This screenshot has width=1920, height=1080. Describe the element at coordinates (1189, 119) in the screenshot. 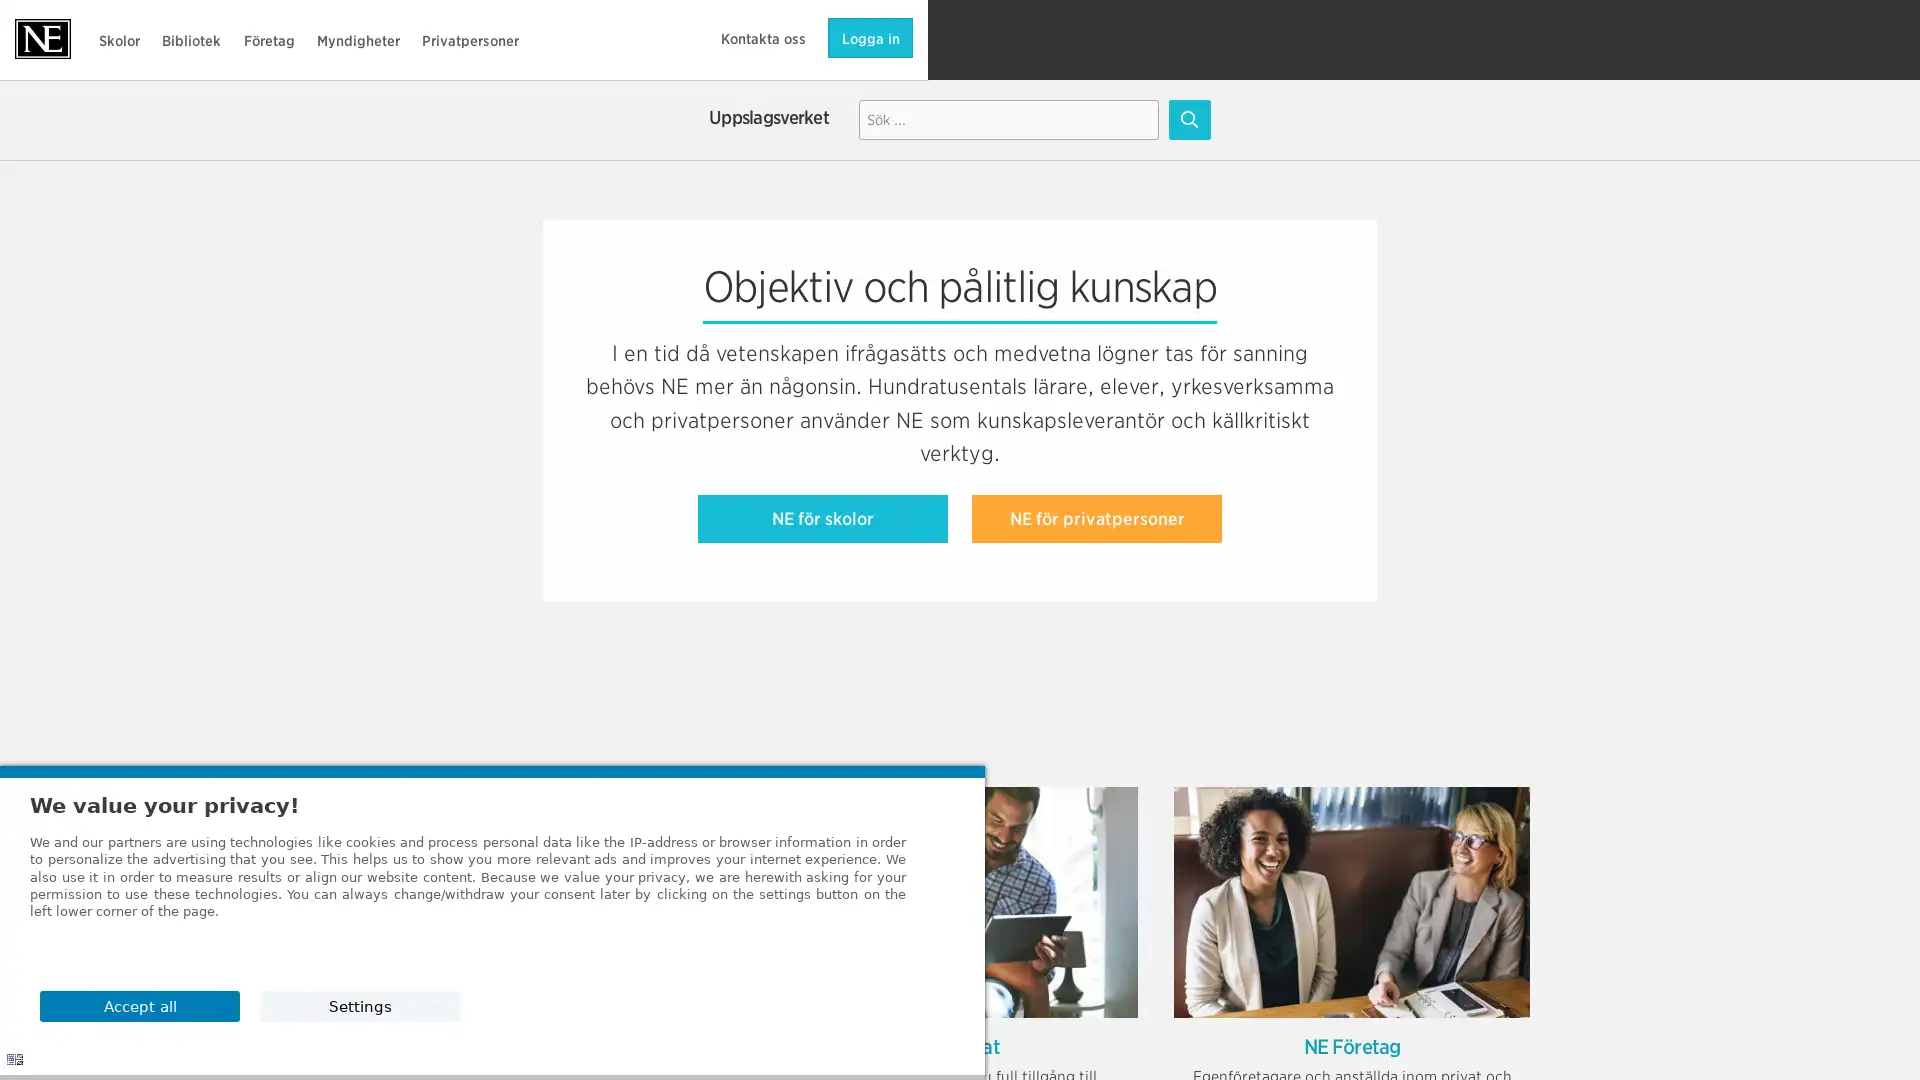

I see `Sok` at that location.